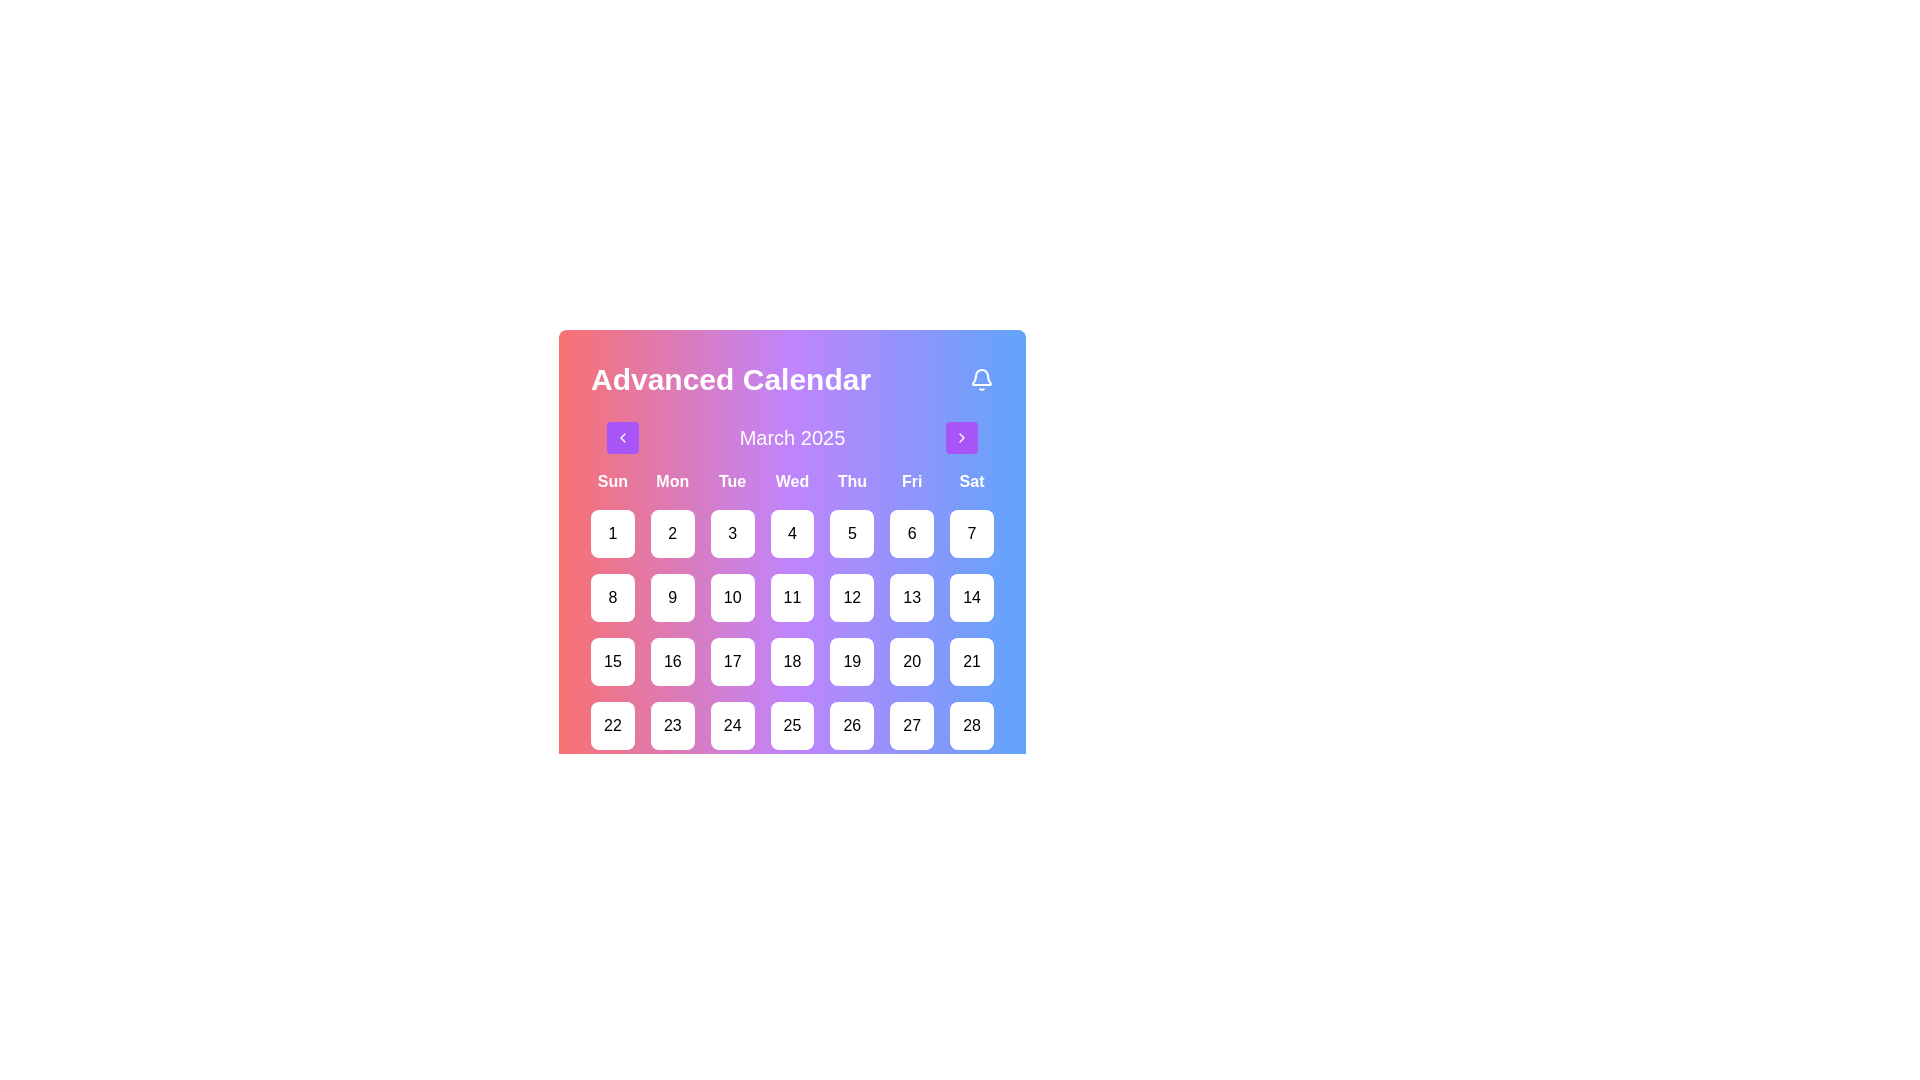 Image resolution: width=1920 pixels, height=1080 pixels. I want to click on the small right-pointing chevron icon located on the top right side of the calendar widget, so click(961, 437).